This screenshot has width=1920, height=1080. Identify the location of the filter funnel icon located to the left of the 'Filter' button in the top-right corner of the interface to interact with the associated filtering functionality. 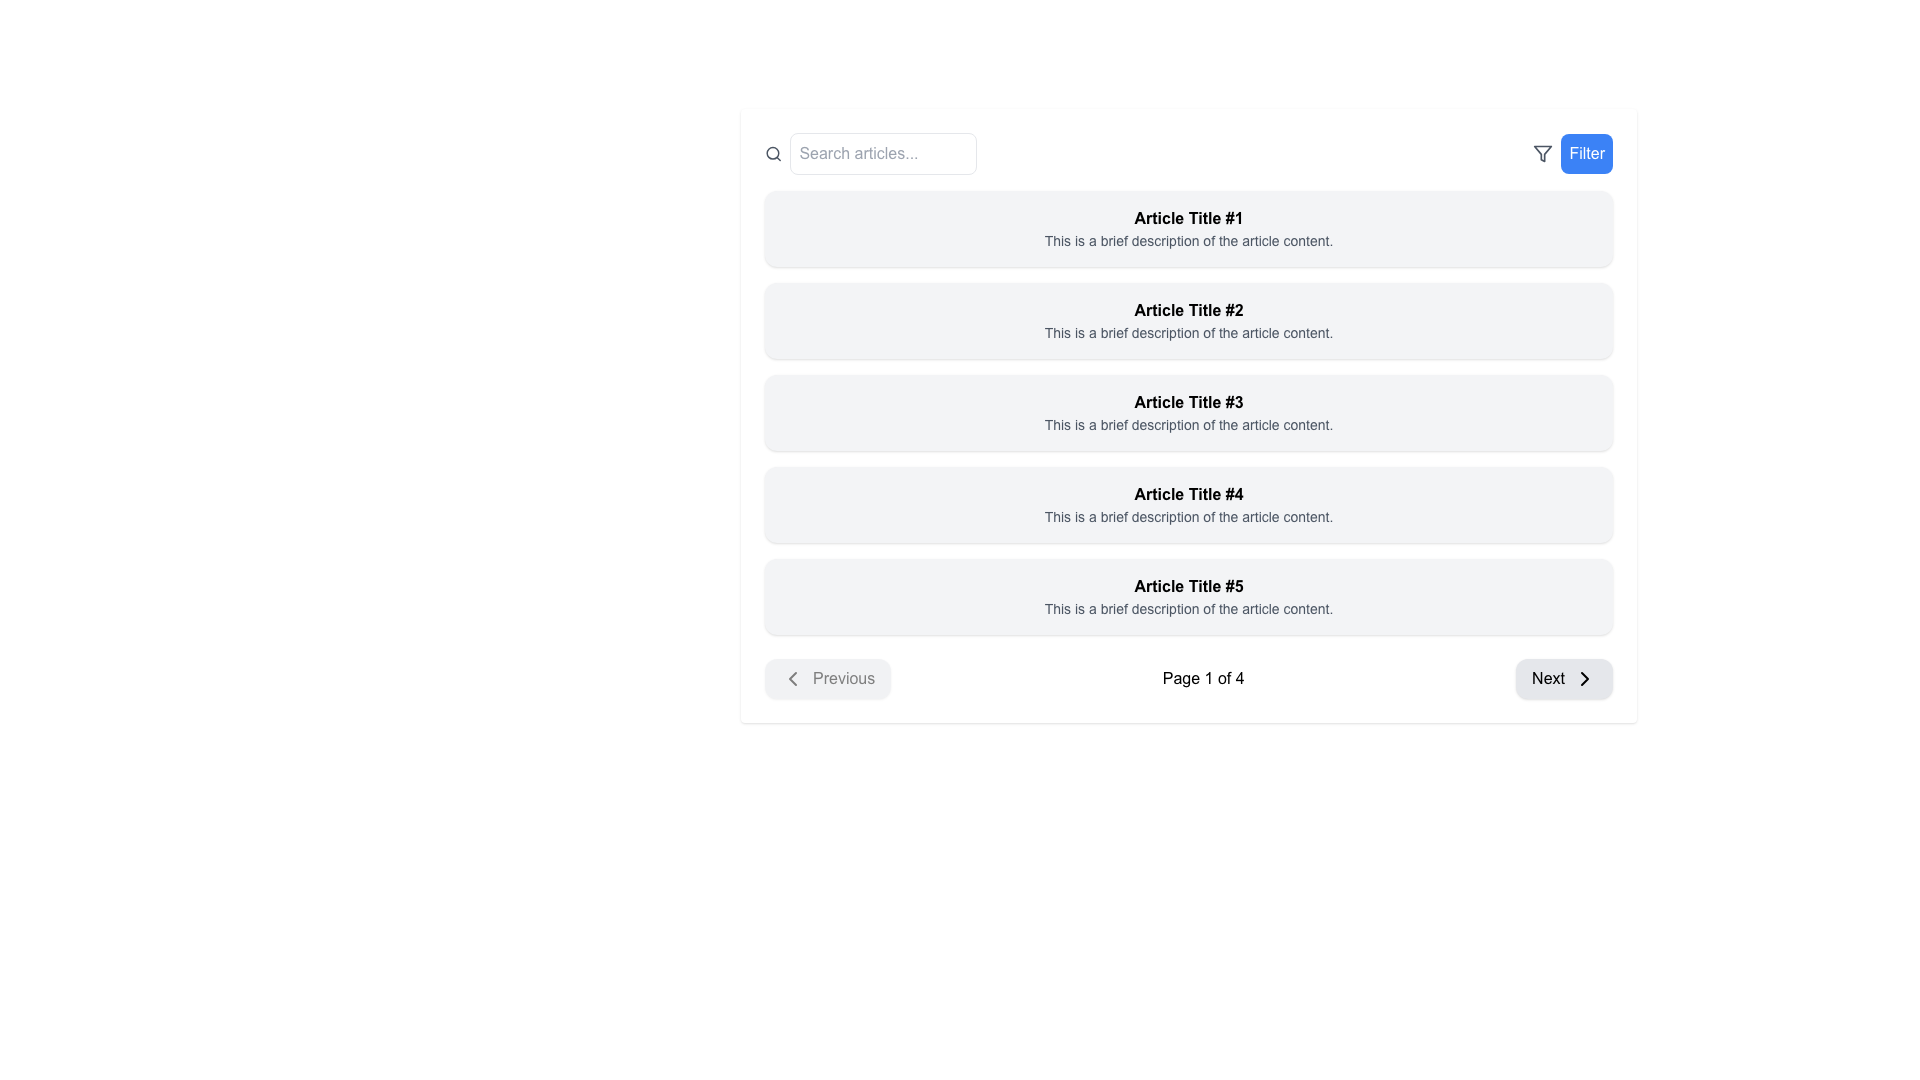
(1542, 153).